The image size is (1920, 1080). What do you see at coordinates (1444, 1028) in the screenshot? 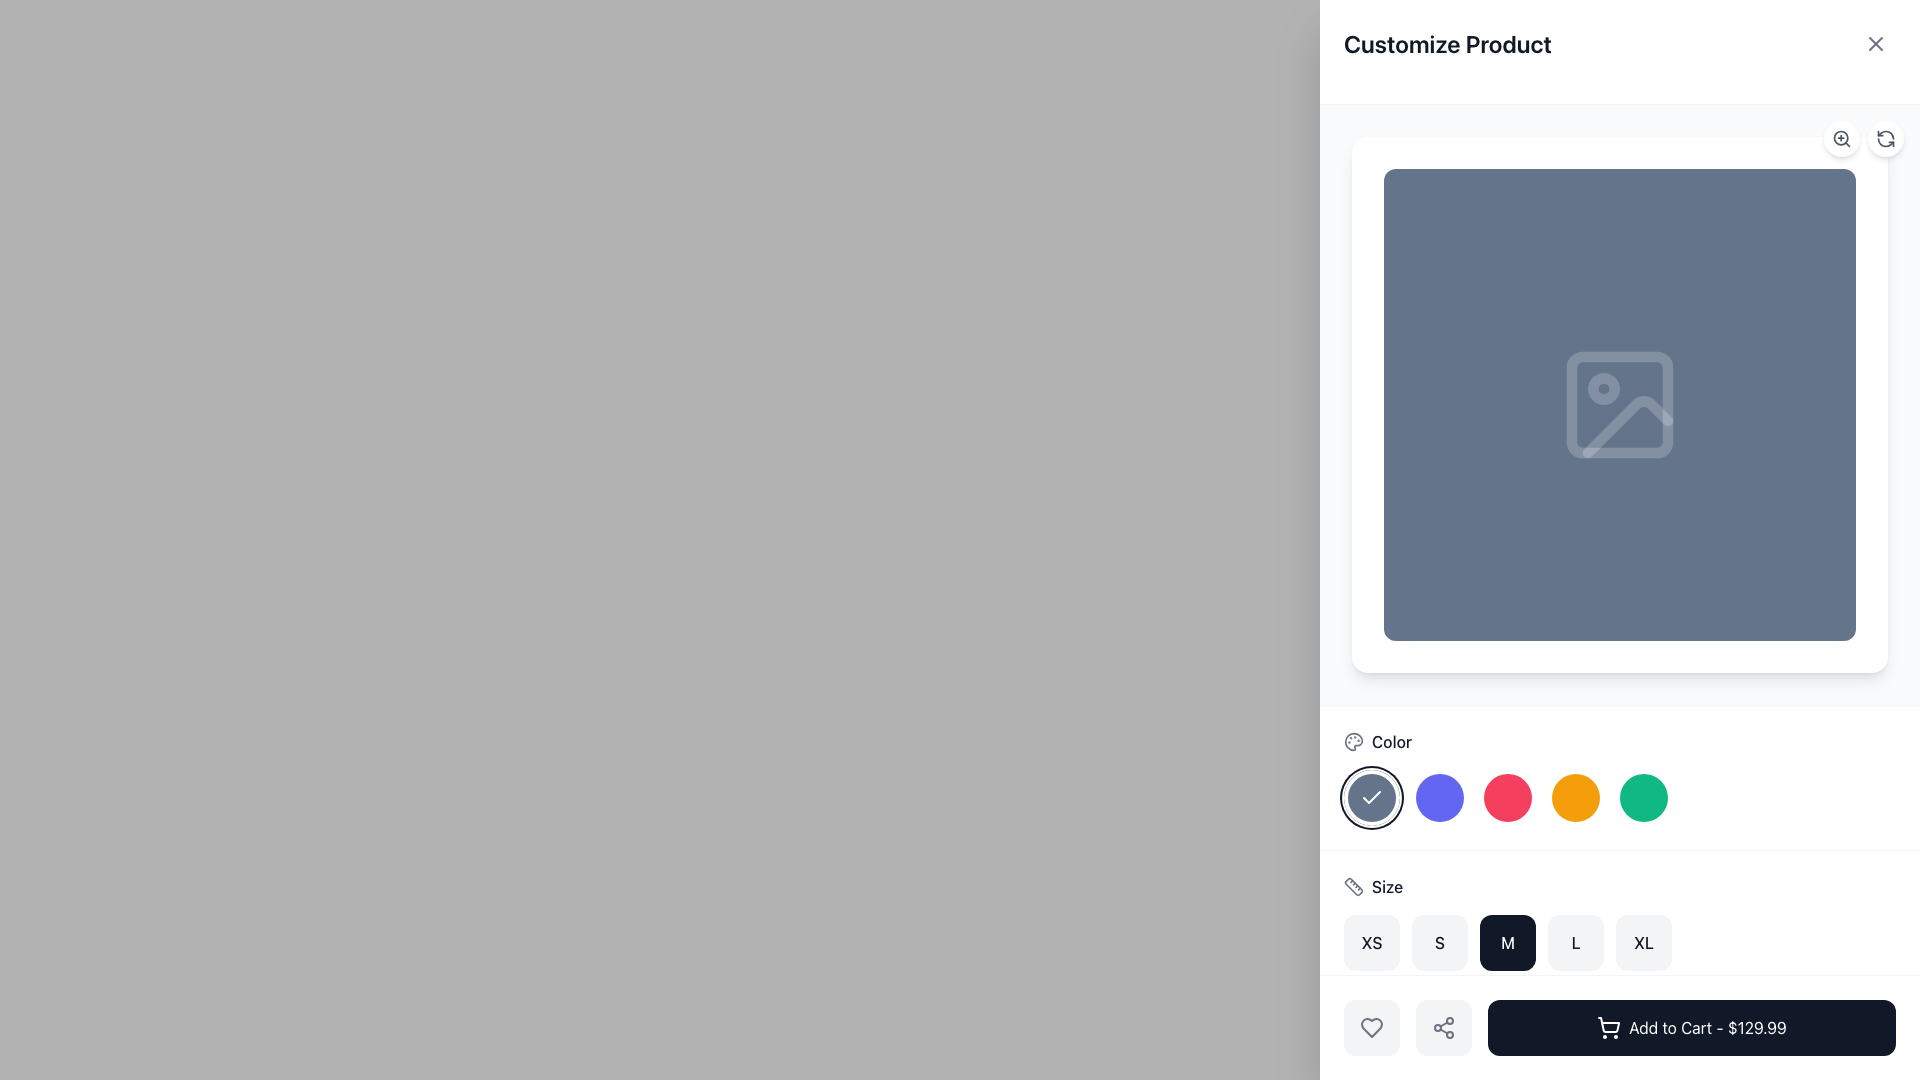
I see `the rounded square button with a light gray background and a share symbol icon` at bounding box center [1444, 1028].